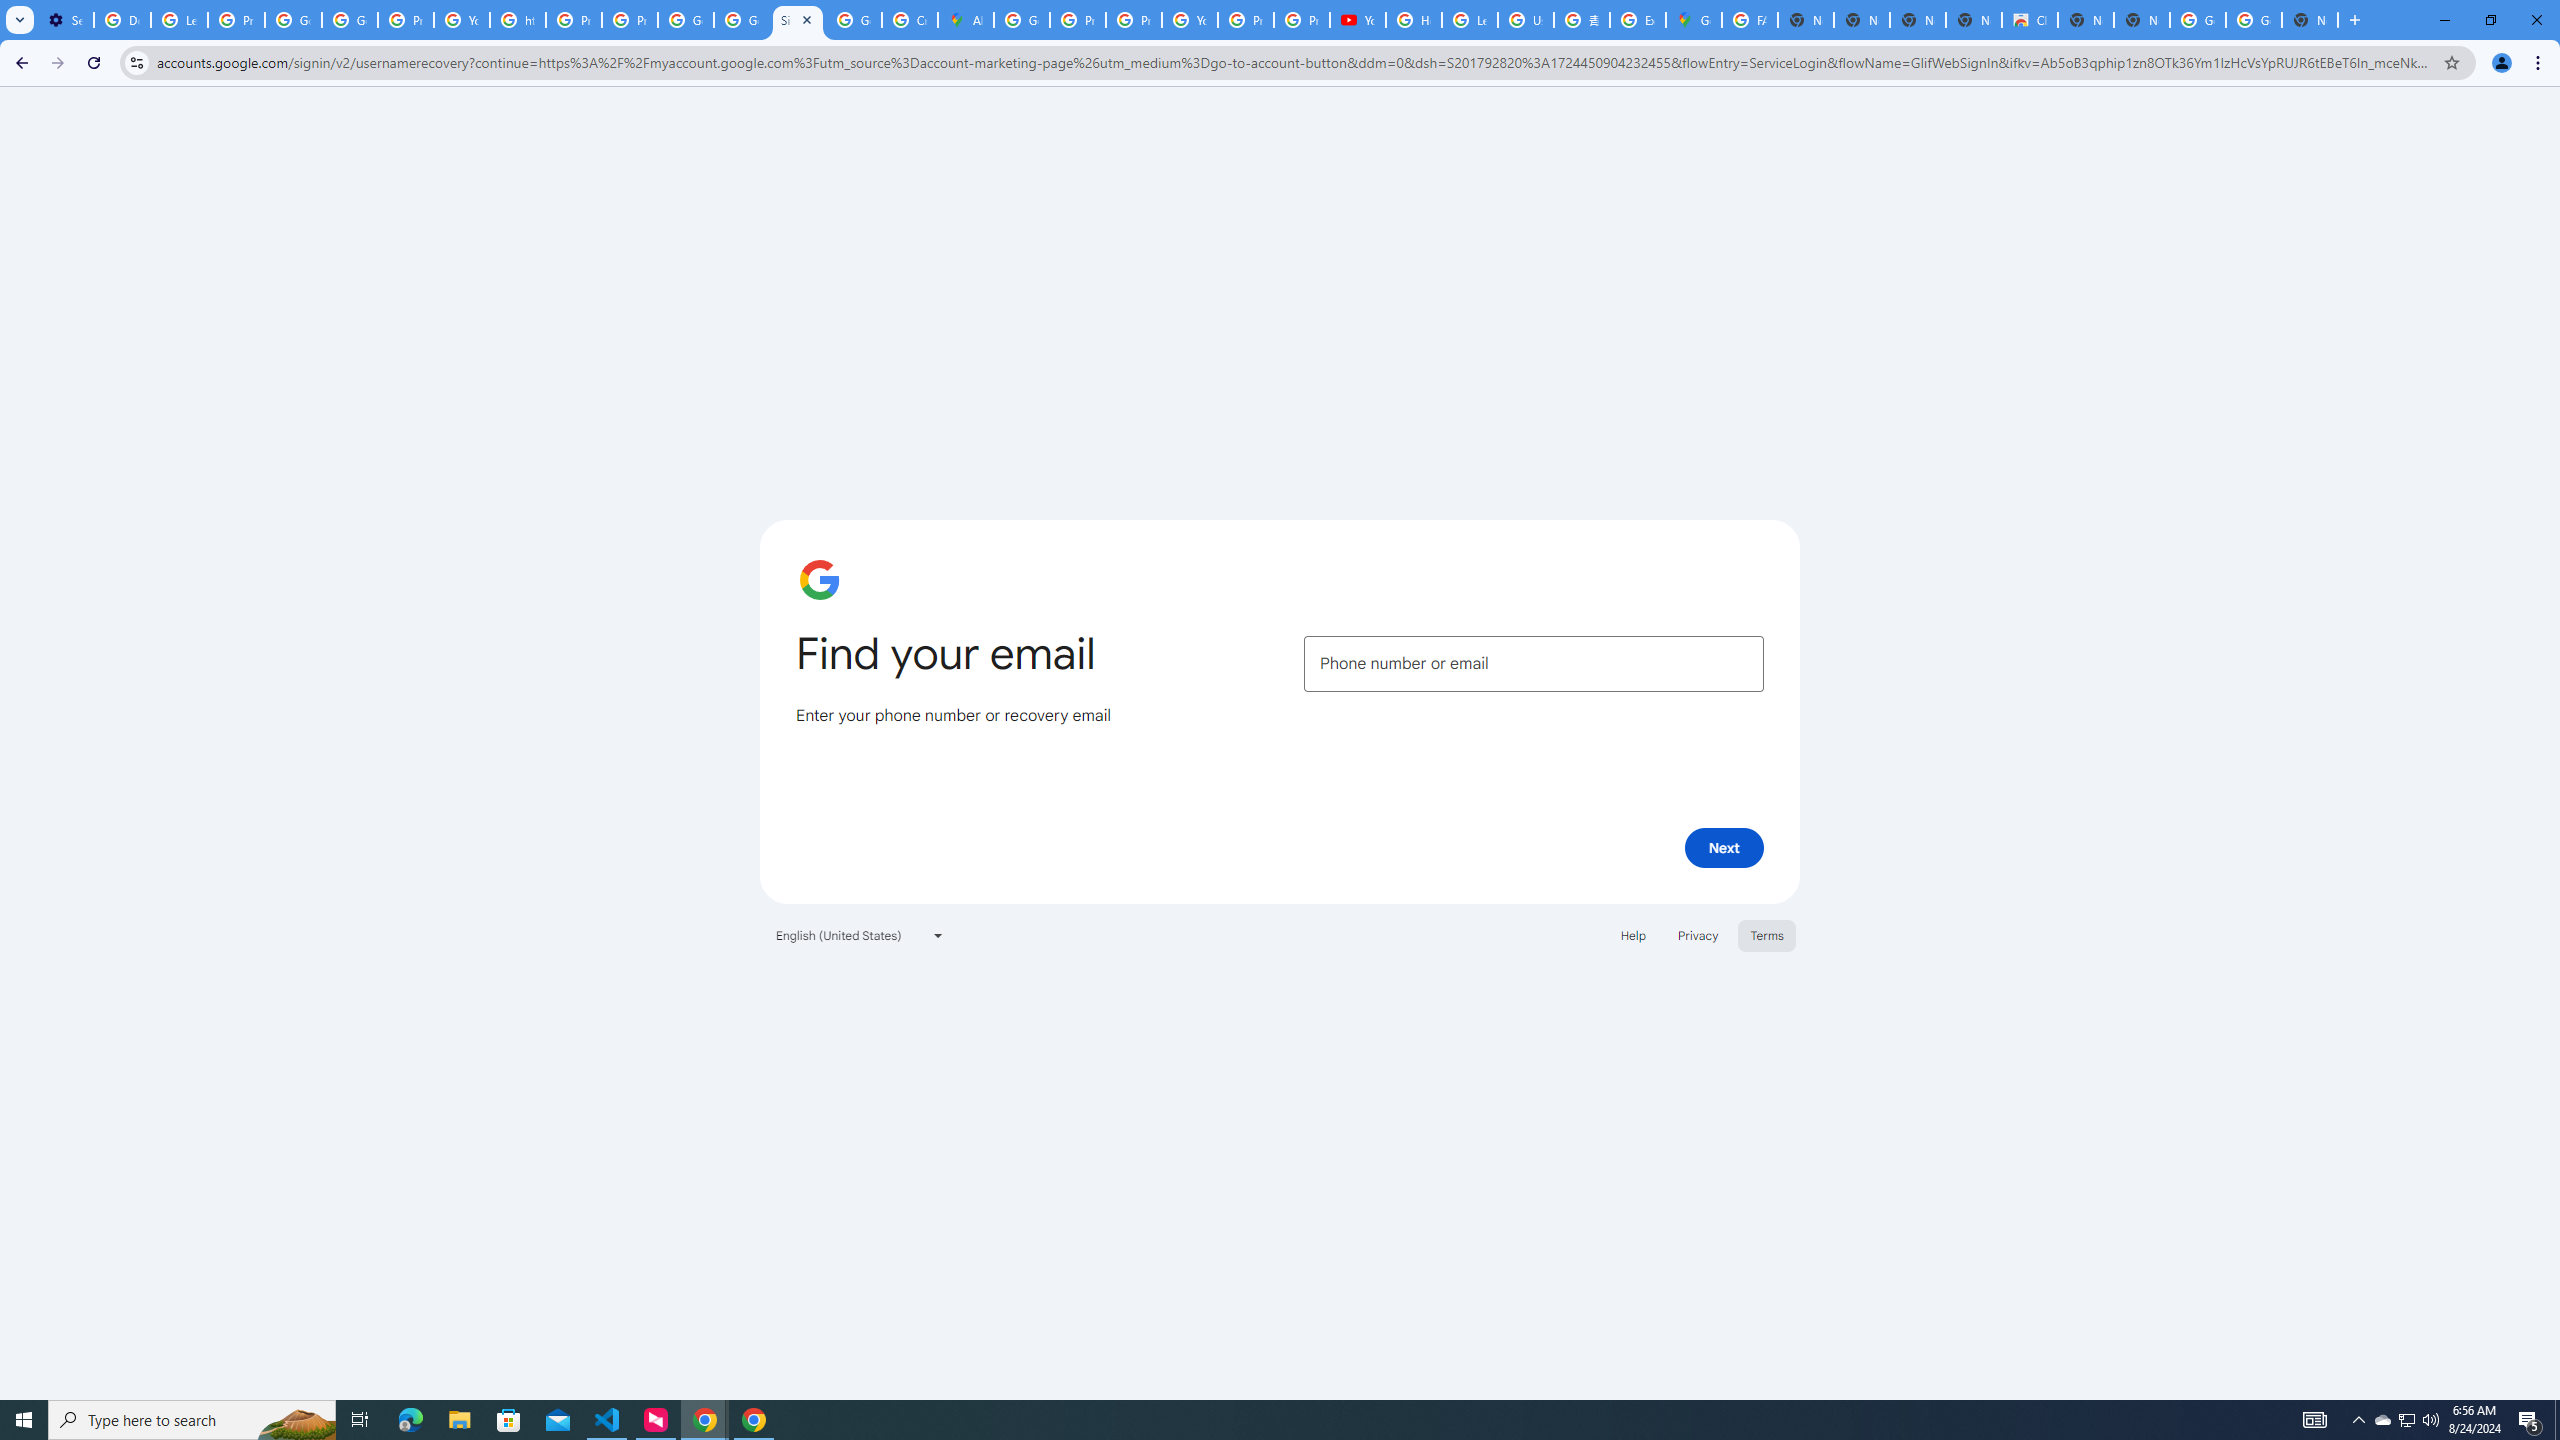 The height and width of the screenshot is (1440, 2560). I want to click on 'YouTube', so click(1357, 19).